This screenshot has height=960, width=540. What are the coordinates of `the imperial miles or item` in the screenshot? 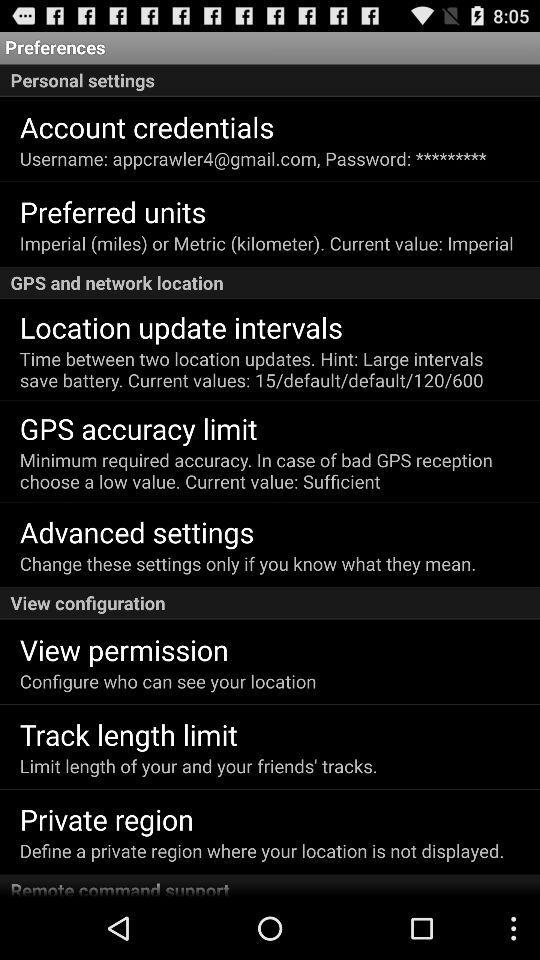 It's located at (266, 242).